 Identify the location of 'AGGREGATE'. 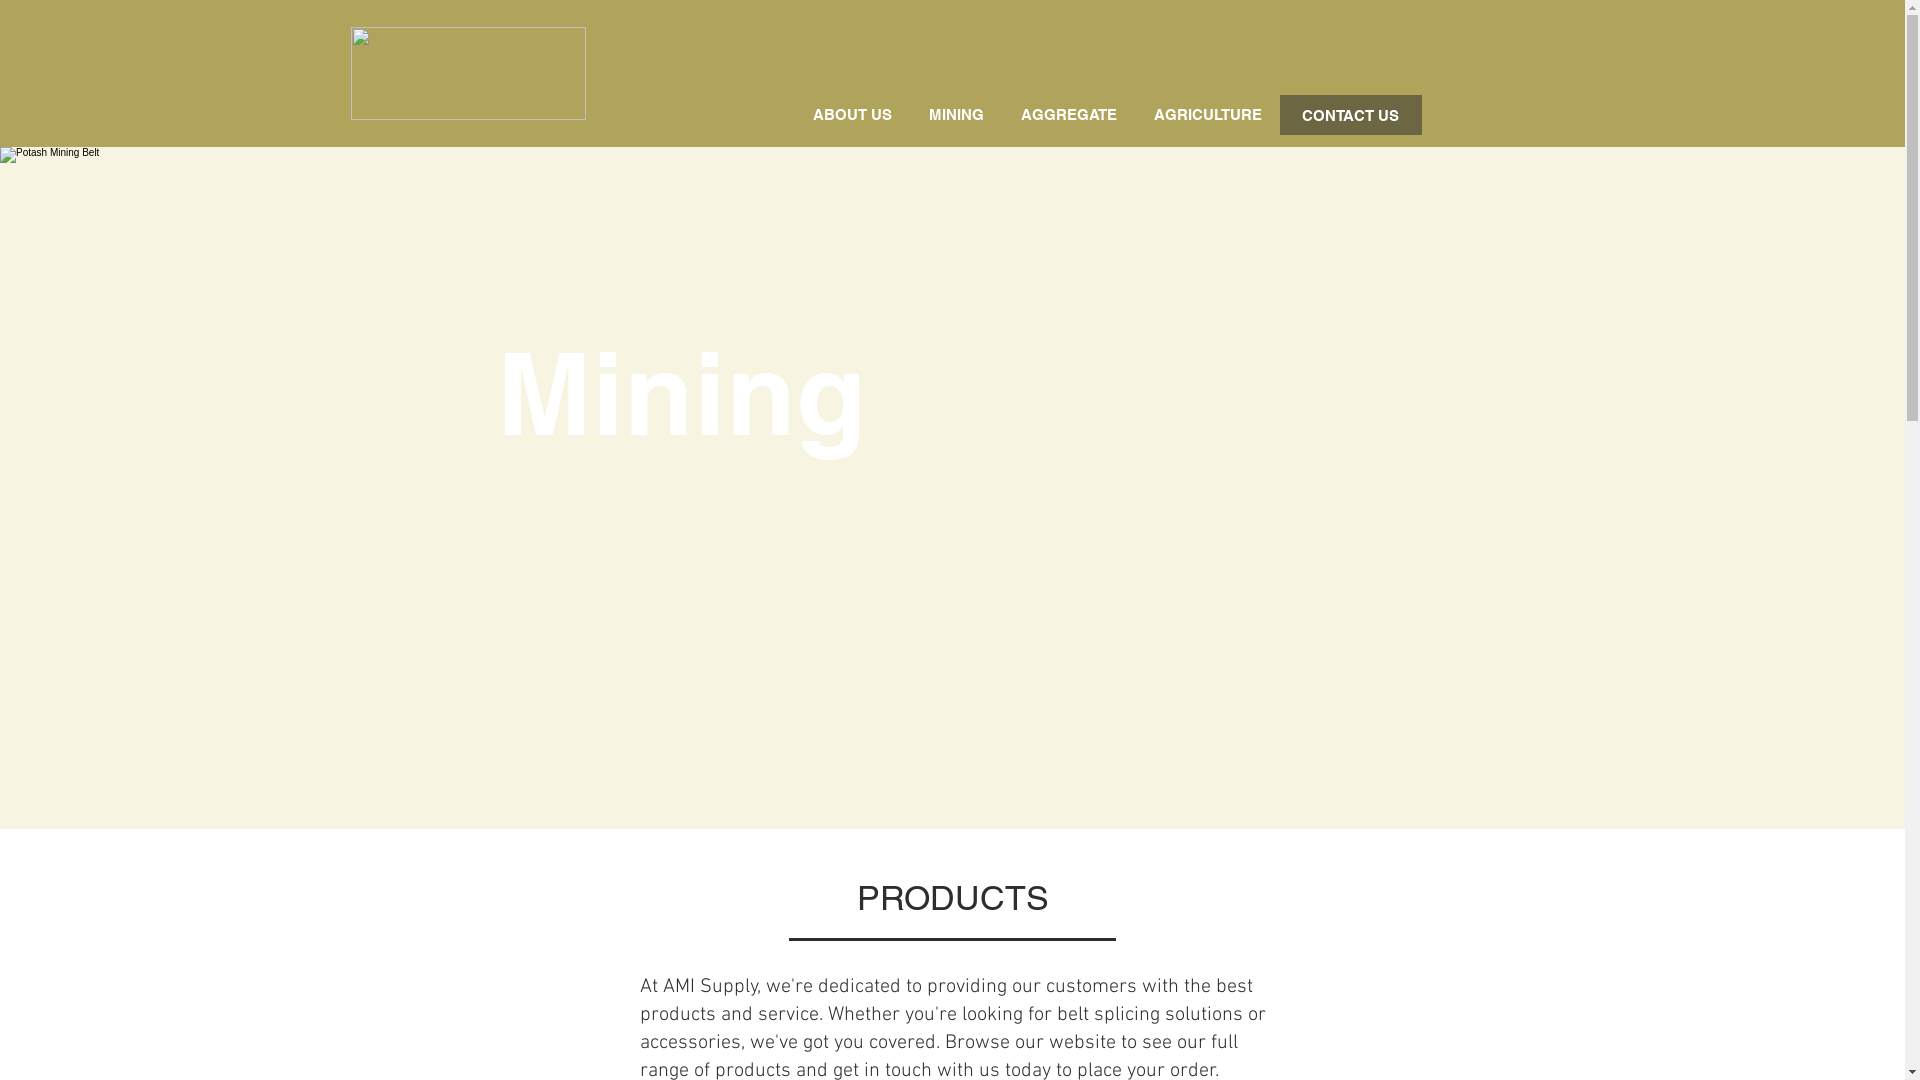
(1067, 115).